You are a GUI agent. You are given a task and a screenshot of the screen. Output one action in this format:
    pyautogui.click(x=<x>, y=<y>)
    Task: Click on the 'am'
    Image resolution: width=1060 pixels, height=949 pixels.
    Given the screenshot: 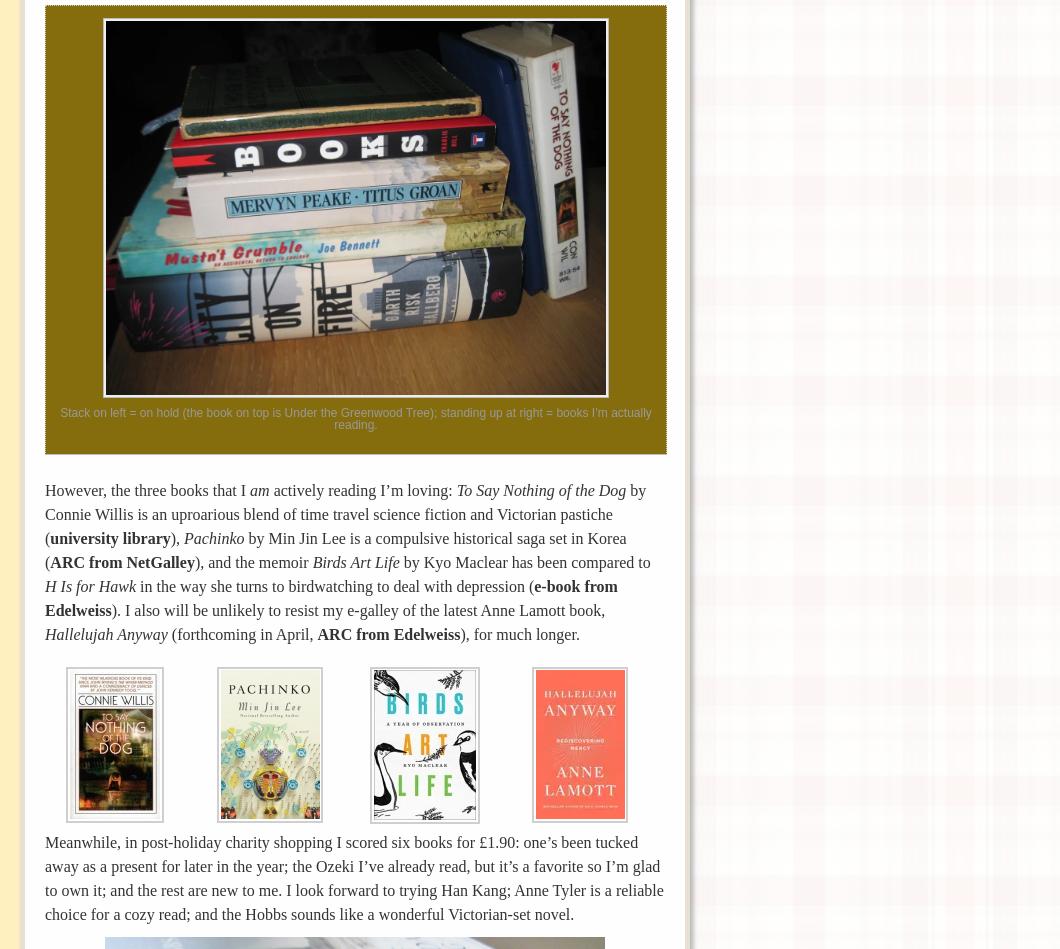 What is the action you would take?
    pyautogui.click(x=248, y=488)
    